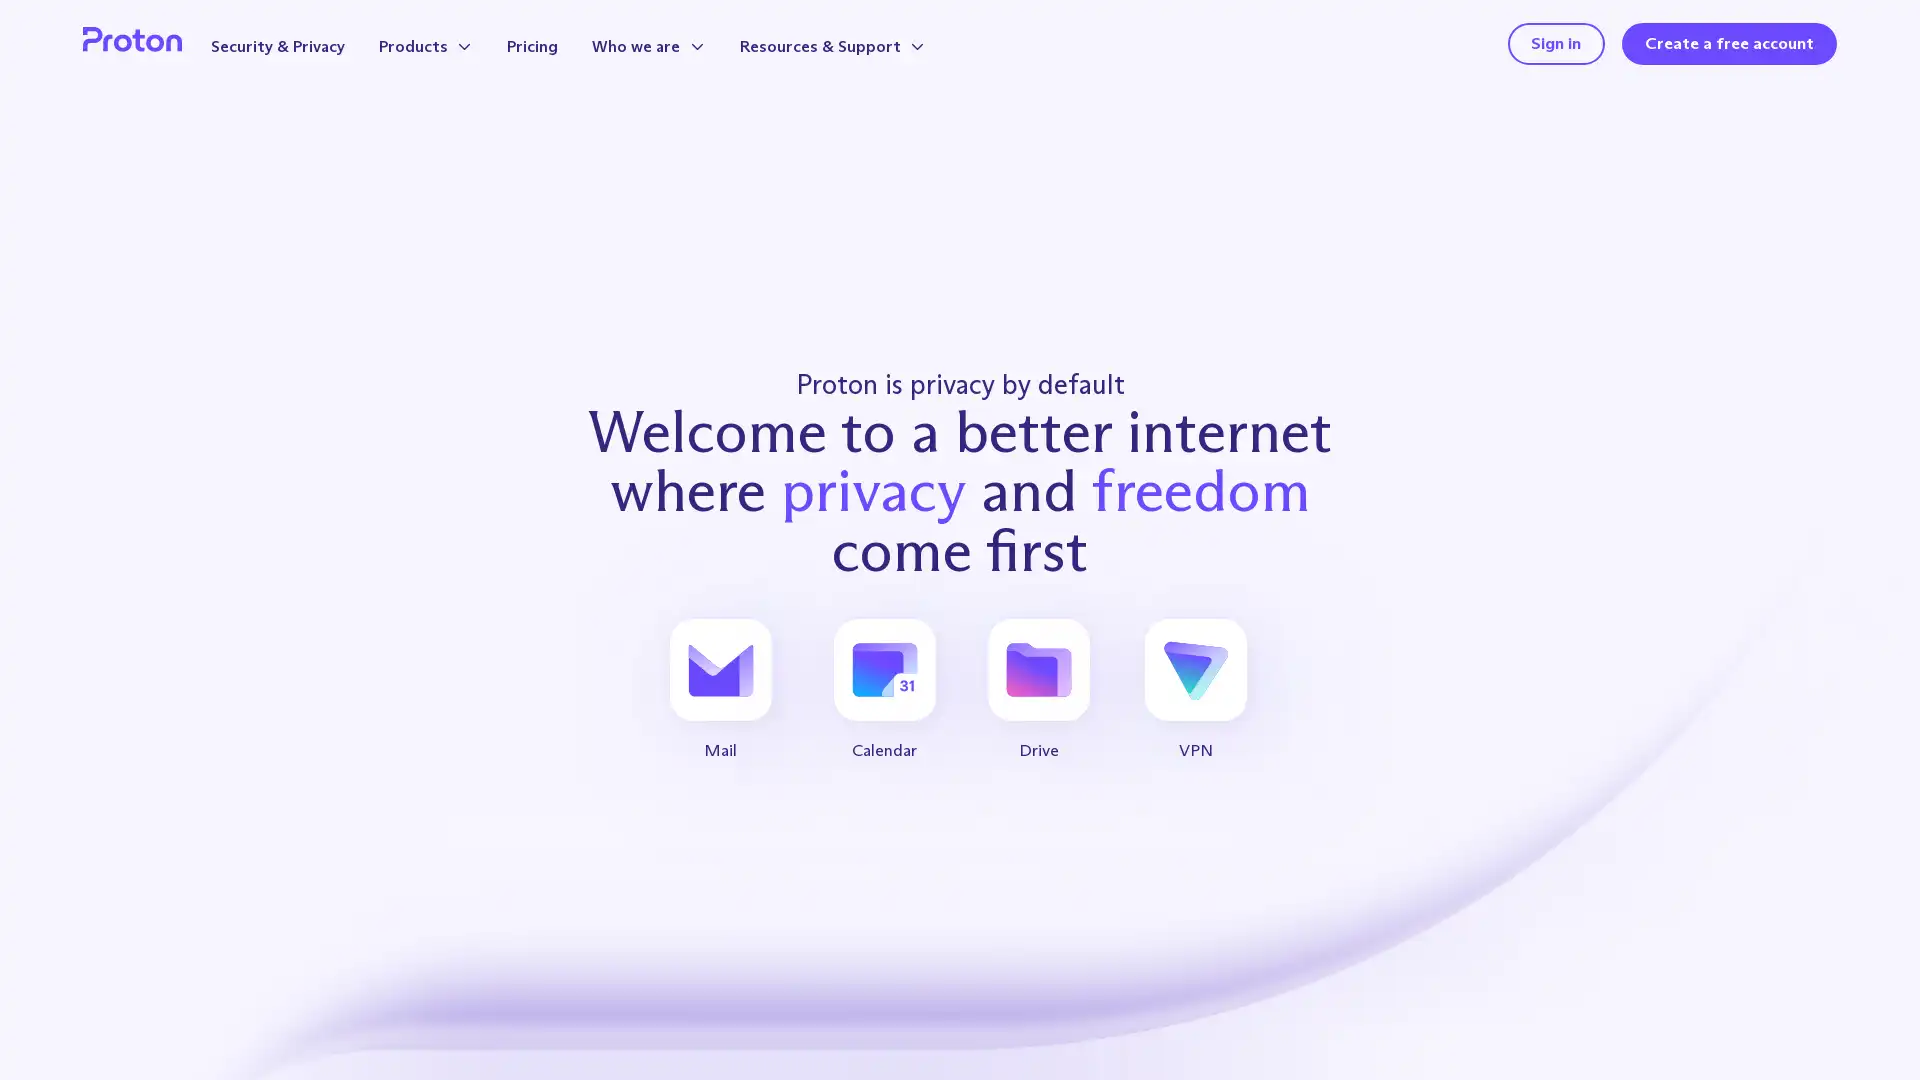  What do you see at coordinates (453, 51) in the screenshot?
I see `Products` at bounding box center [453, 51].